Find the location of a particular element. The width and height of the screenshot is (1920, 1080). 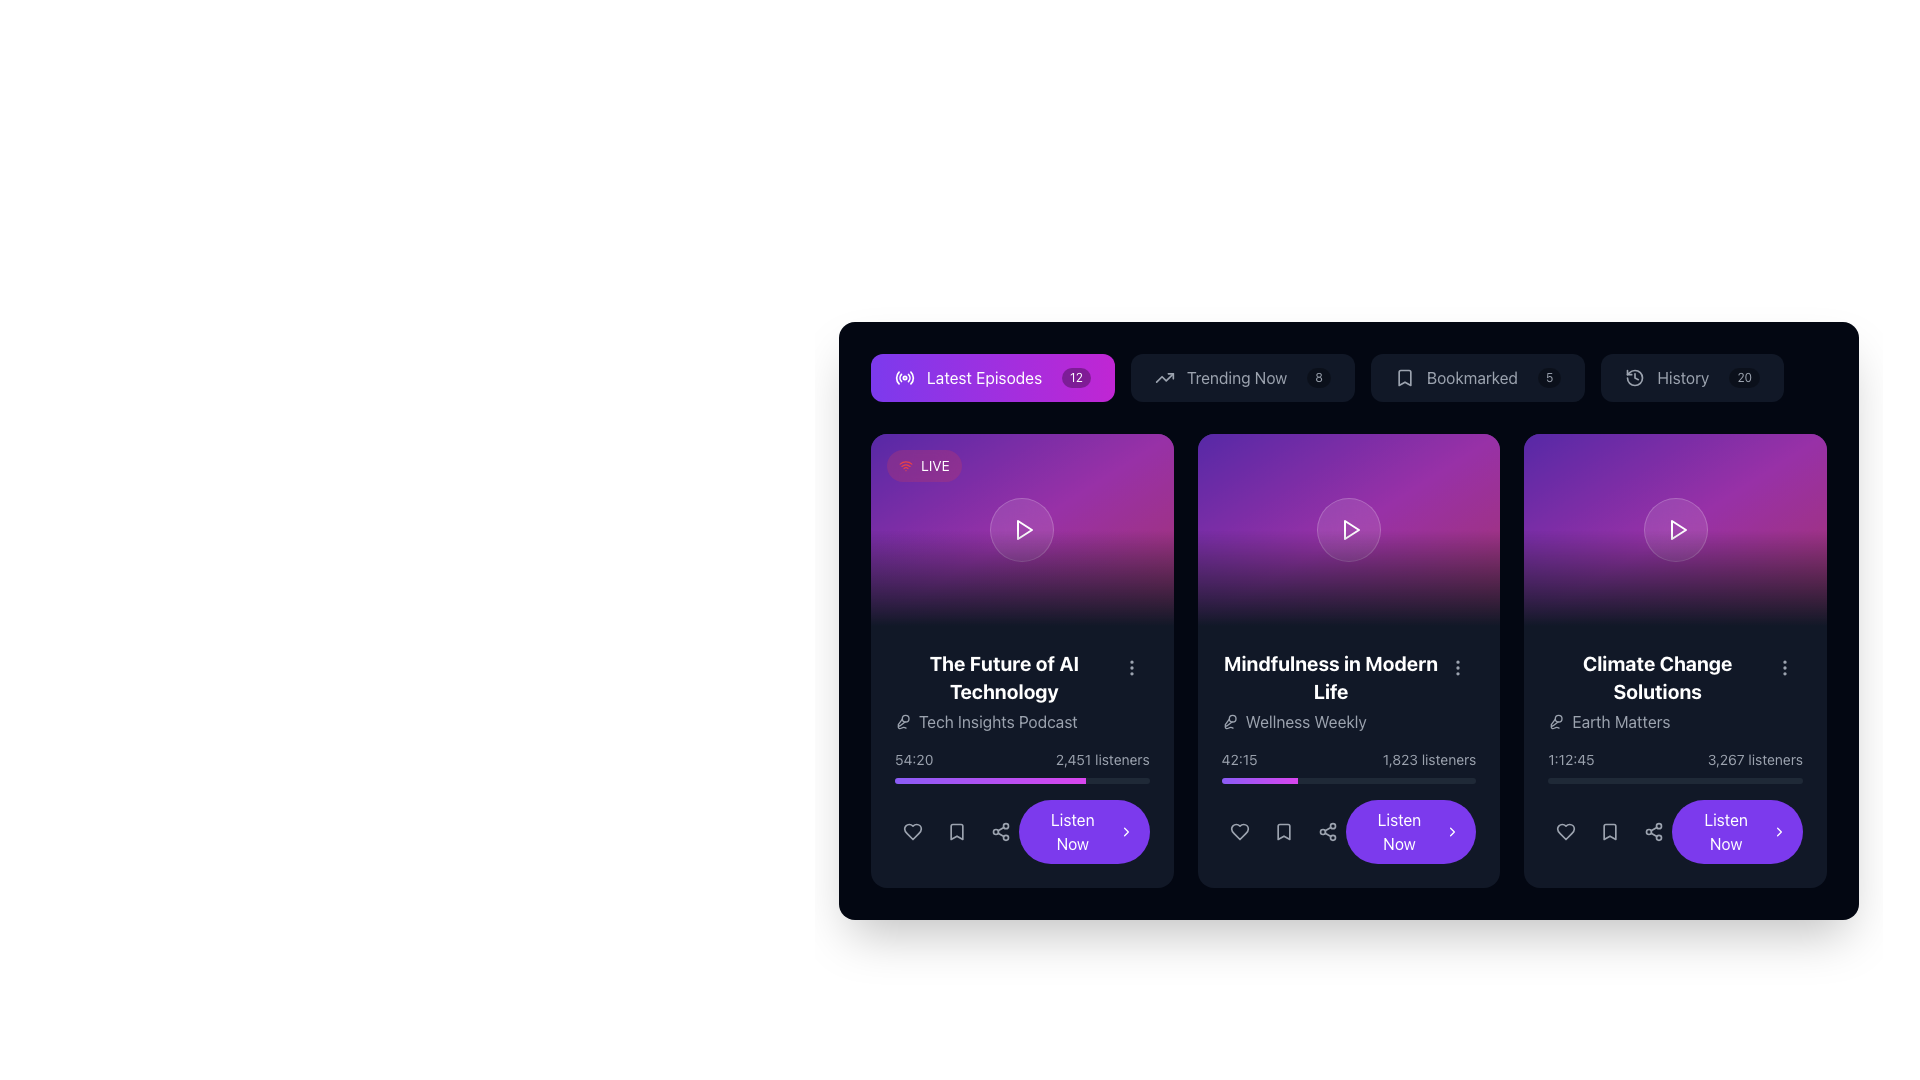

the share button, which is the third icon in the bottom action bar of the third card, located between the bookmark icon and the 'Listen Now' button is located at coordinates (1654, 832).